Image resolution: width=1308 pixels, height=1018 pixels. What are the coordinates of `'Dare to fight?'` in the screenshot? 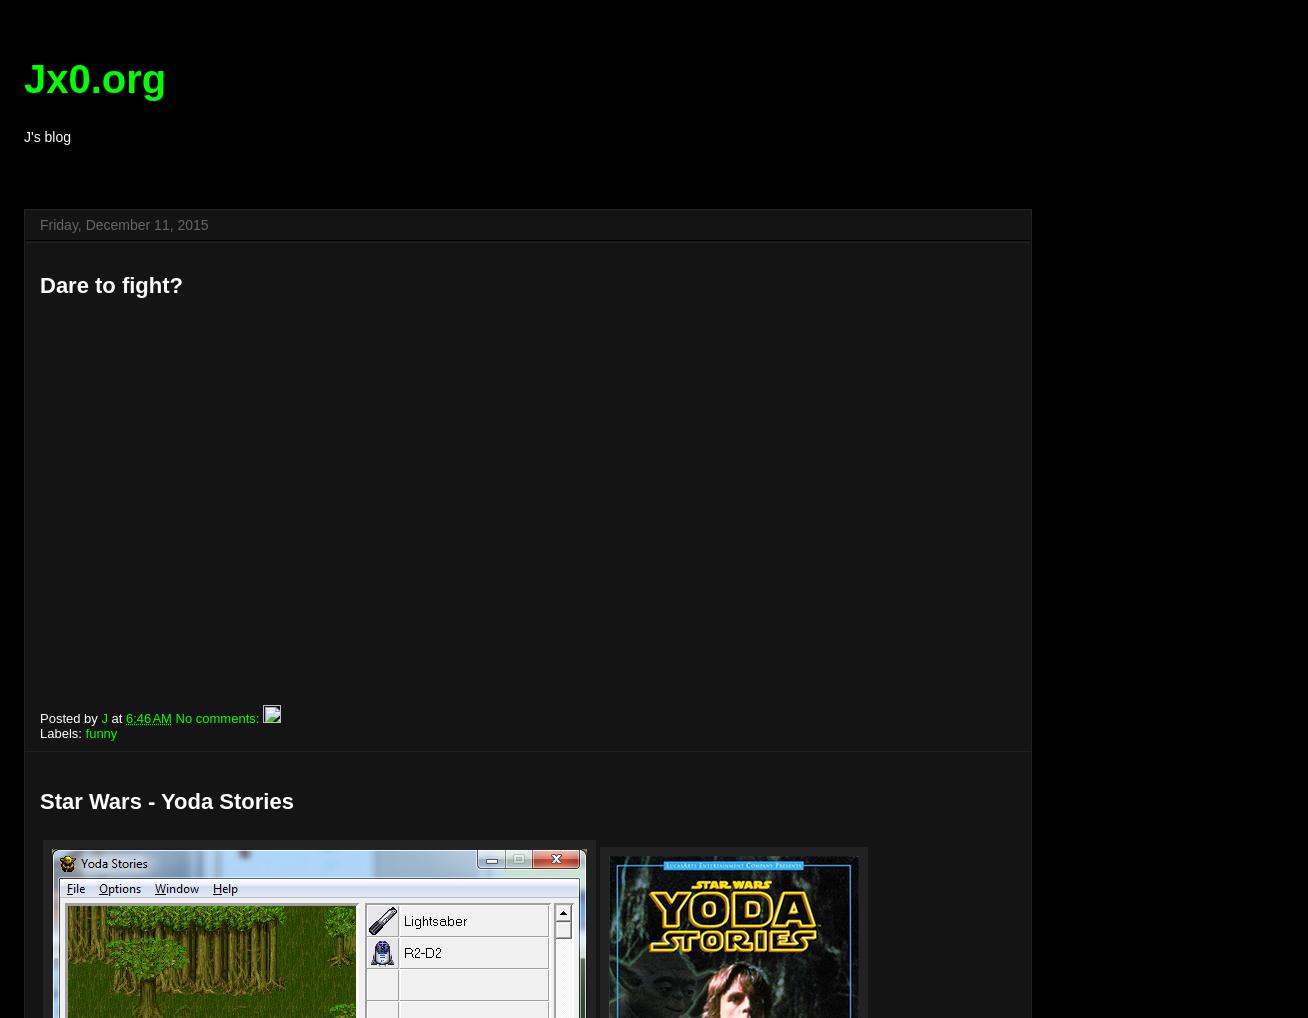 It's located at (110, 284).